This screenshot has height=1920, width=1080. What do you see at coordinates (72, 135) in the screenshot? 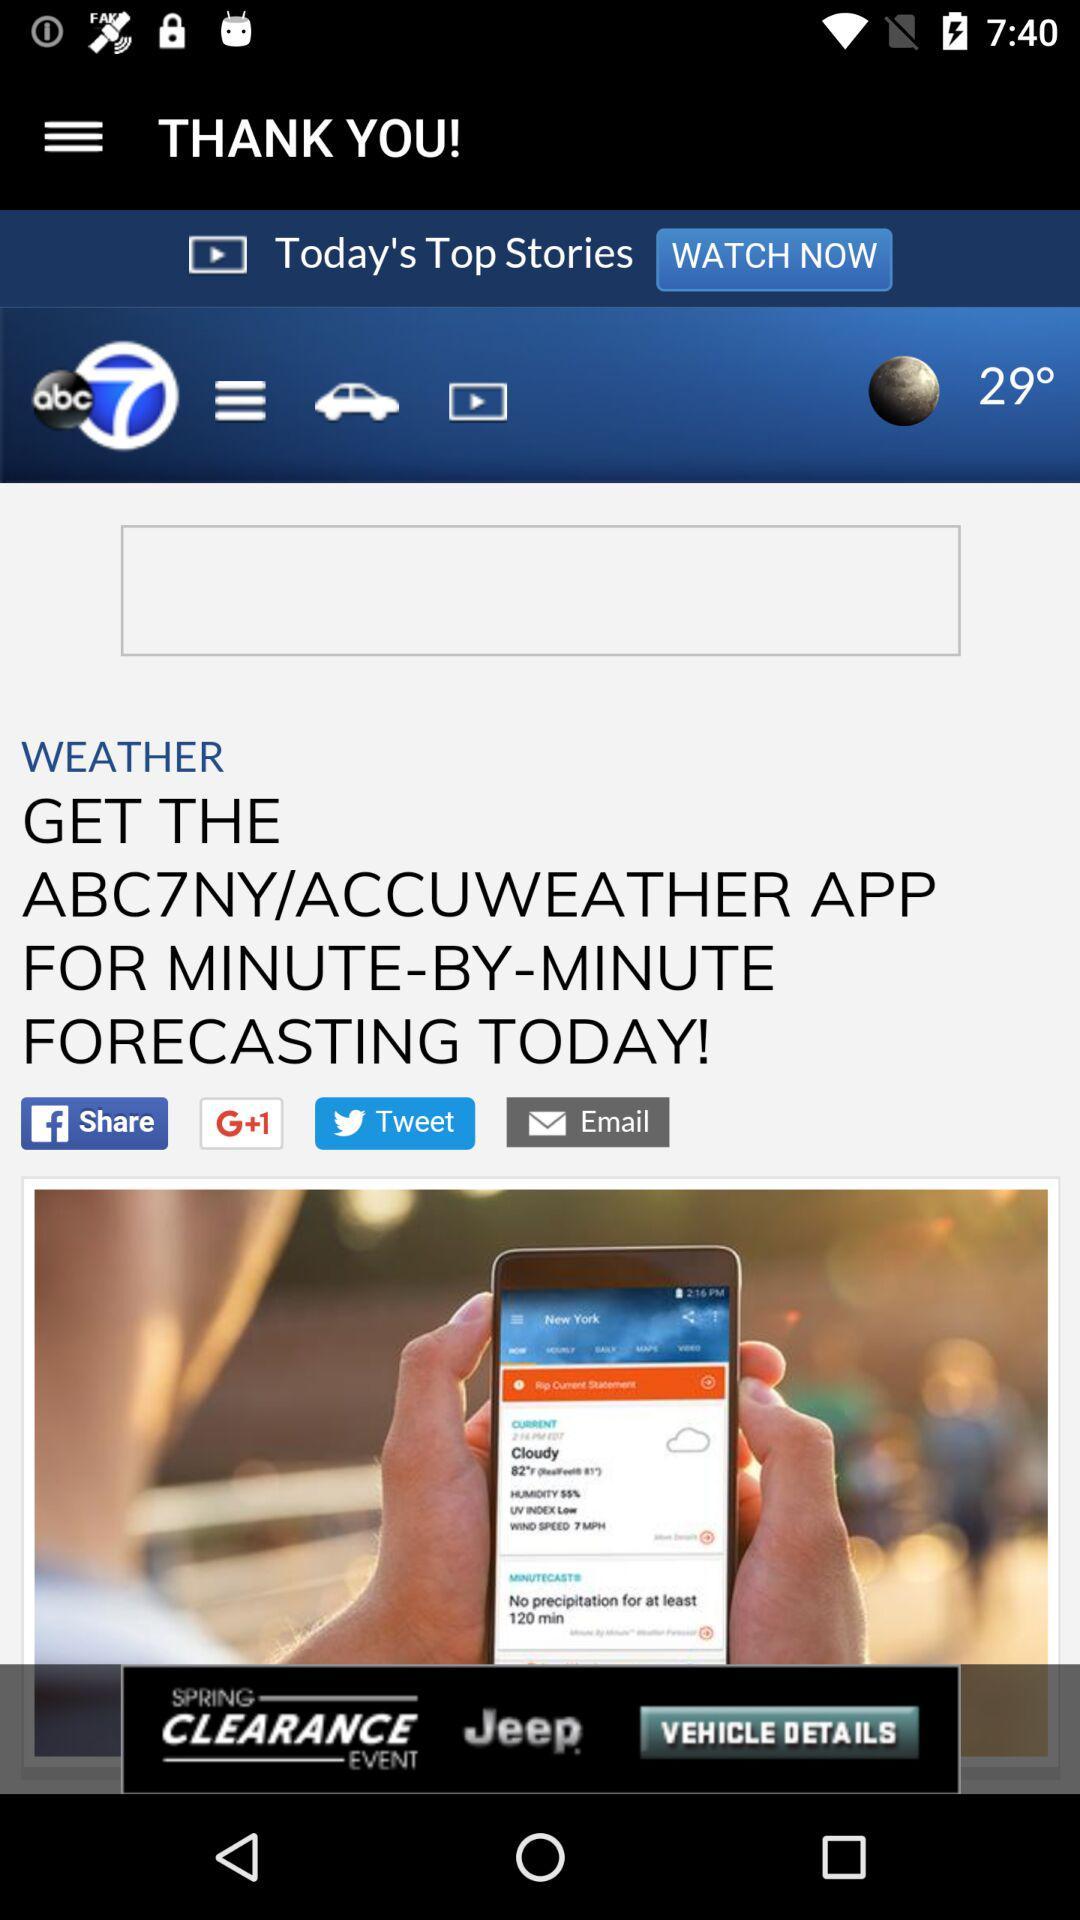
I see `the menu icon` at bounding box center [72, 135].